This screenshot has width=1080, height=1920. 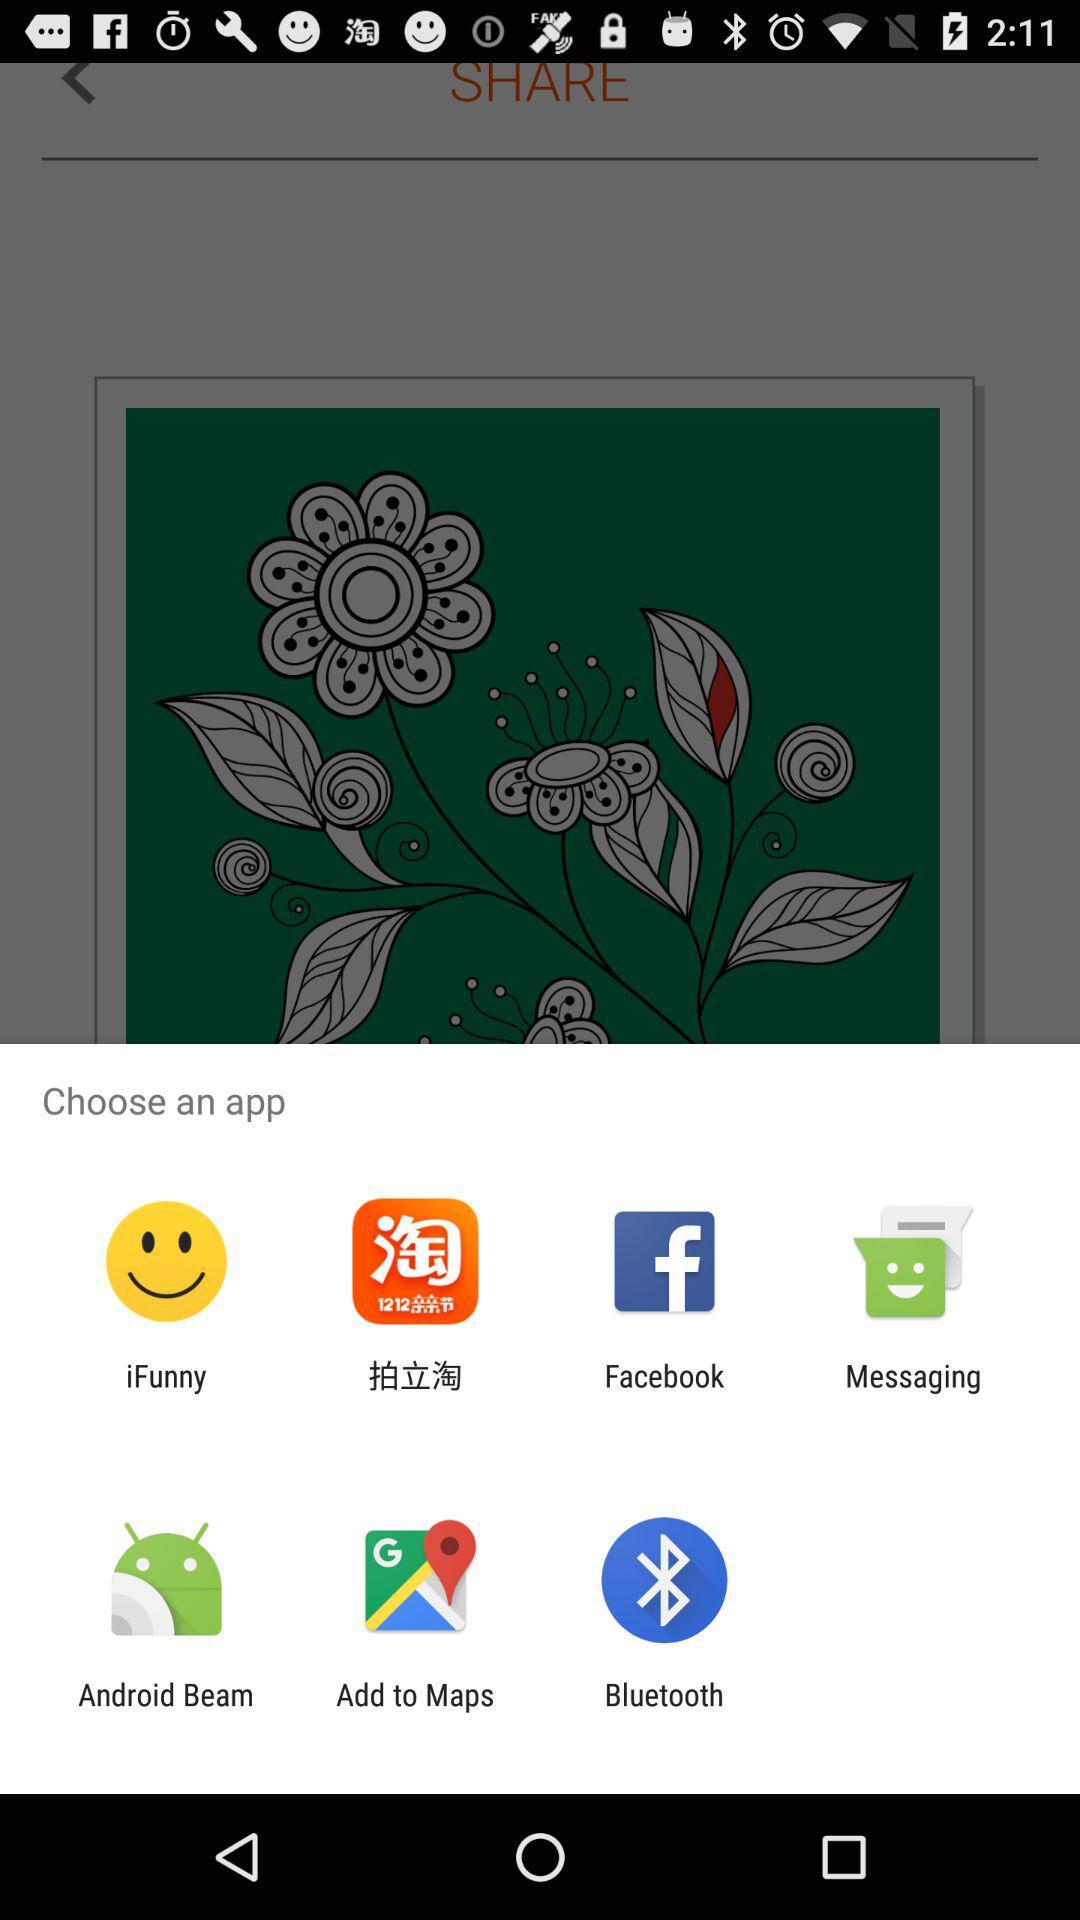 What do you see at coordinates (664, 1392) in the screenshot?
I see `app to the left of the messaging icon` at bounding box center [664, 1392].